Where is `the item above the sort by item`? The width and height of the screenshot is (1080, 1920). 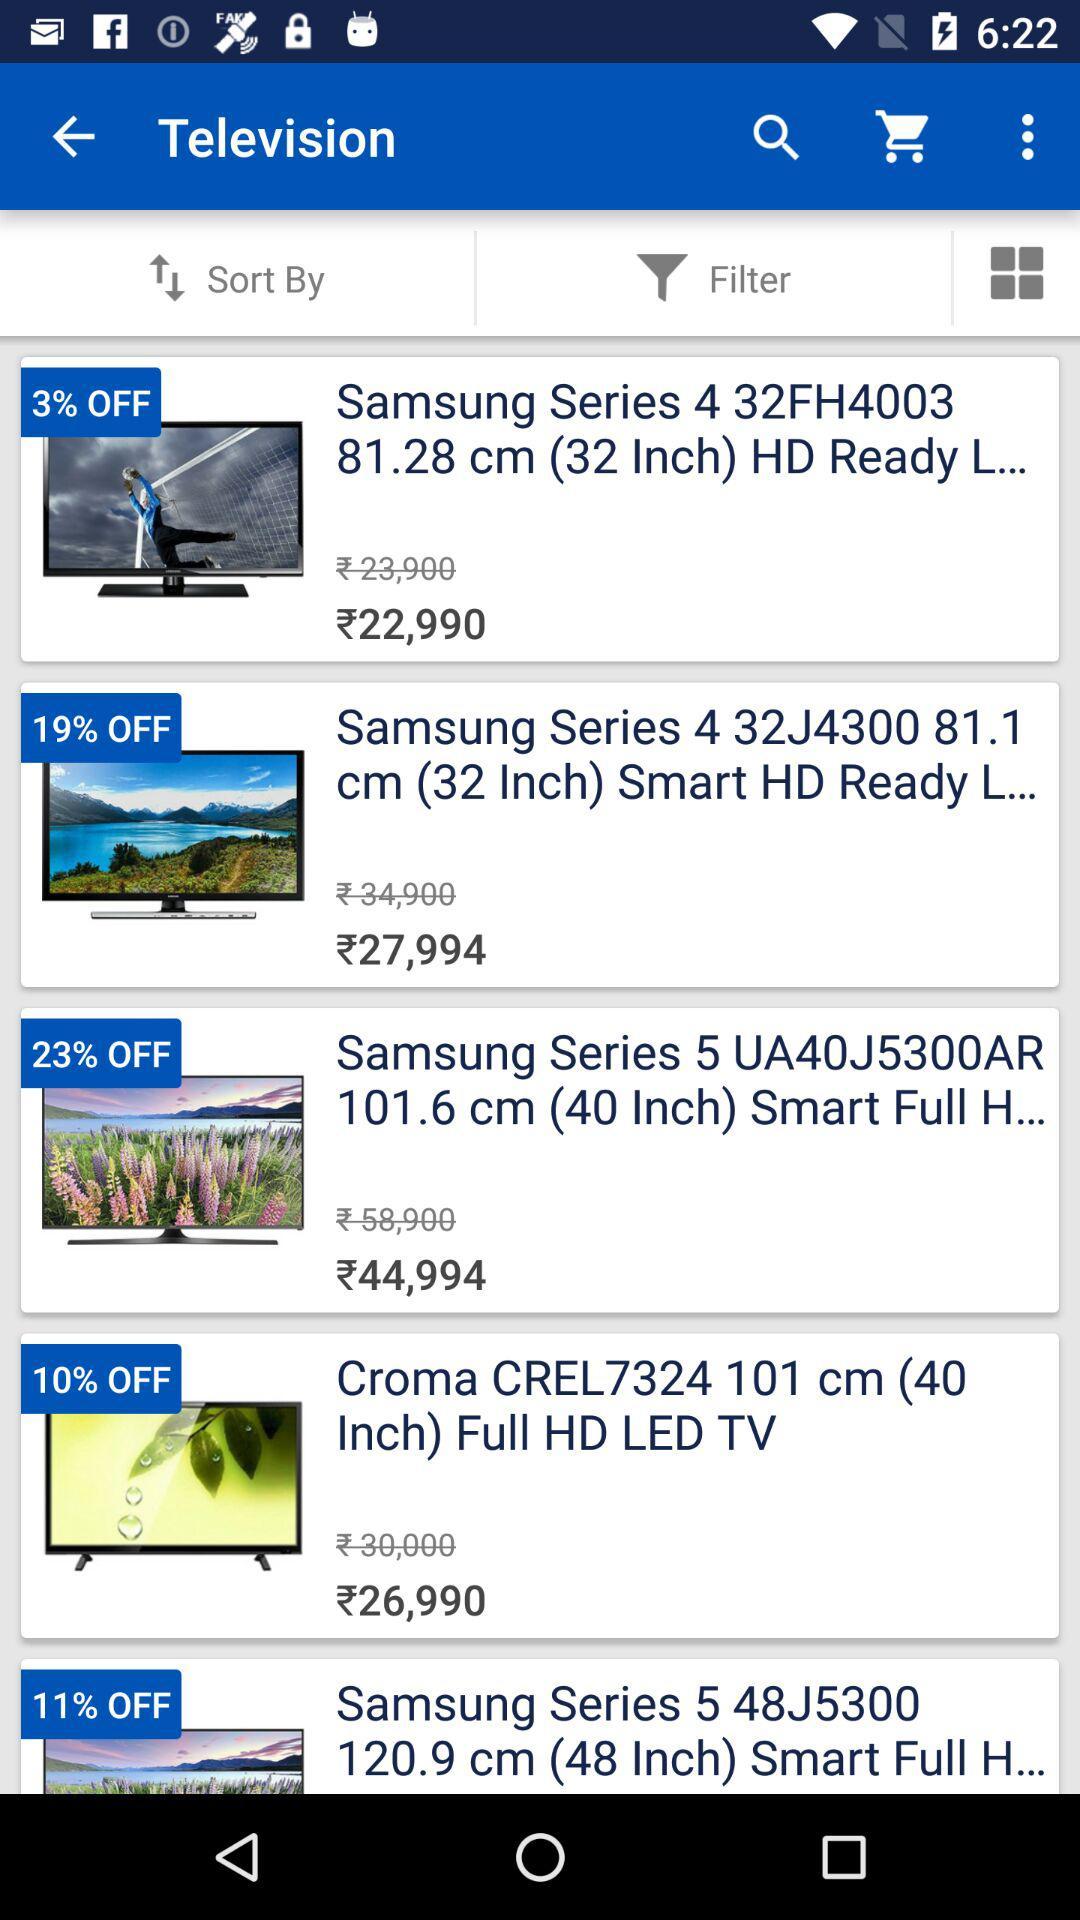 the item above the sort by item is located at coordinates (72, 135).